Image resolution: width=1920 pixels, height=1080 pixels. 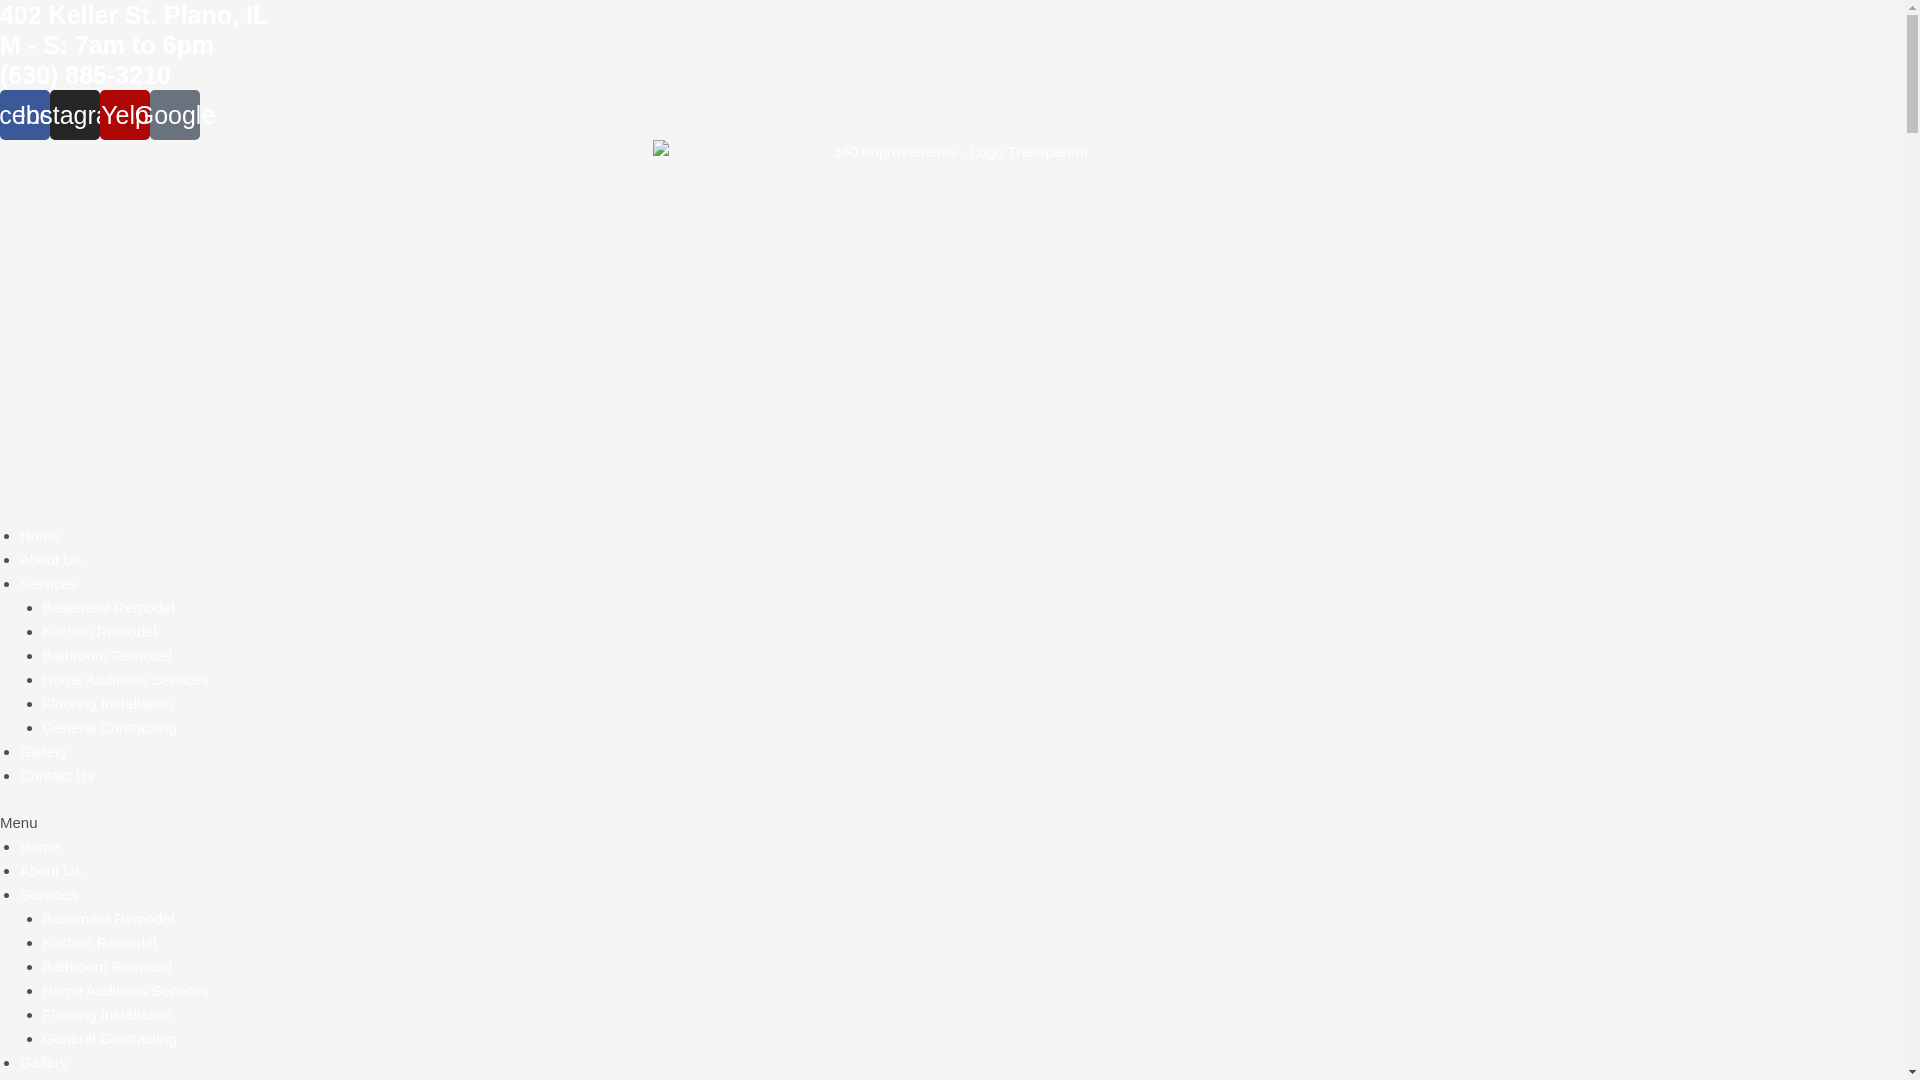 I want to click on 'Bathroom Remodel', so click(x=105, y=965).